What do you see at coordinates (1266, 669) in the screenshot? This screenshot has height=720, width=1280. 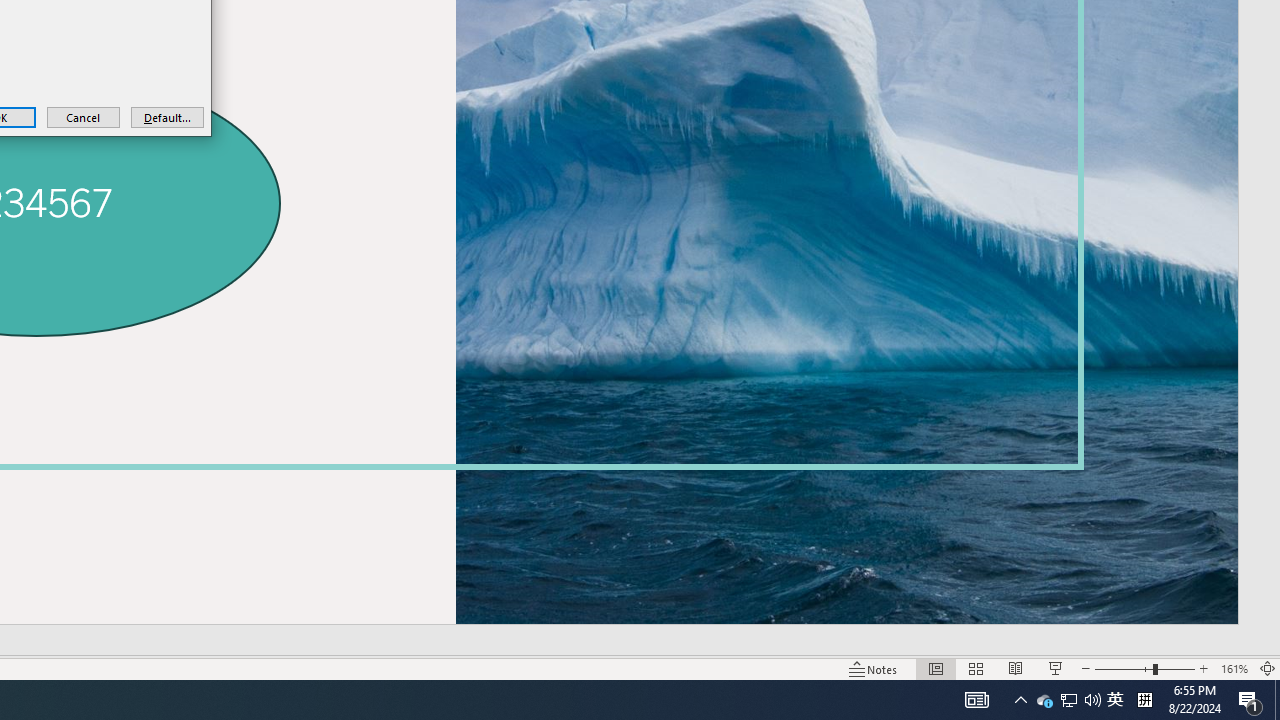 I see `'Zoom to Fit '` at bounding box center [1266, 669].